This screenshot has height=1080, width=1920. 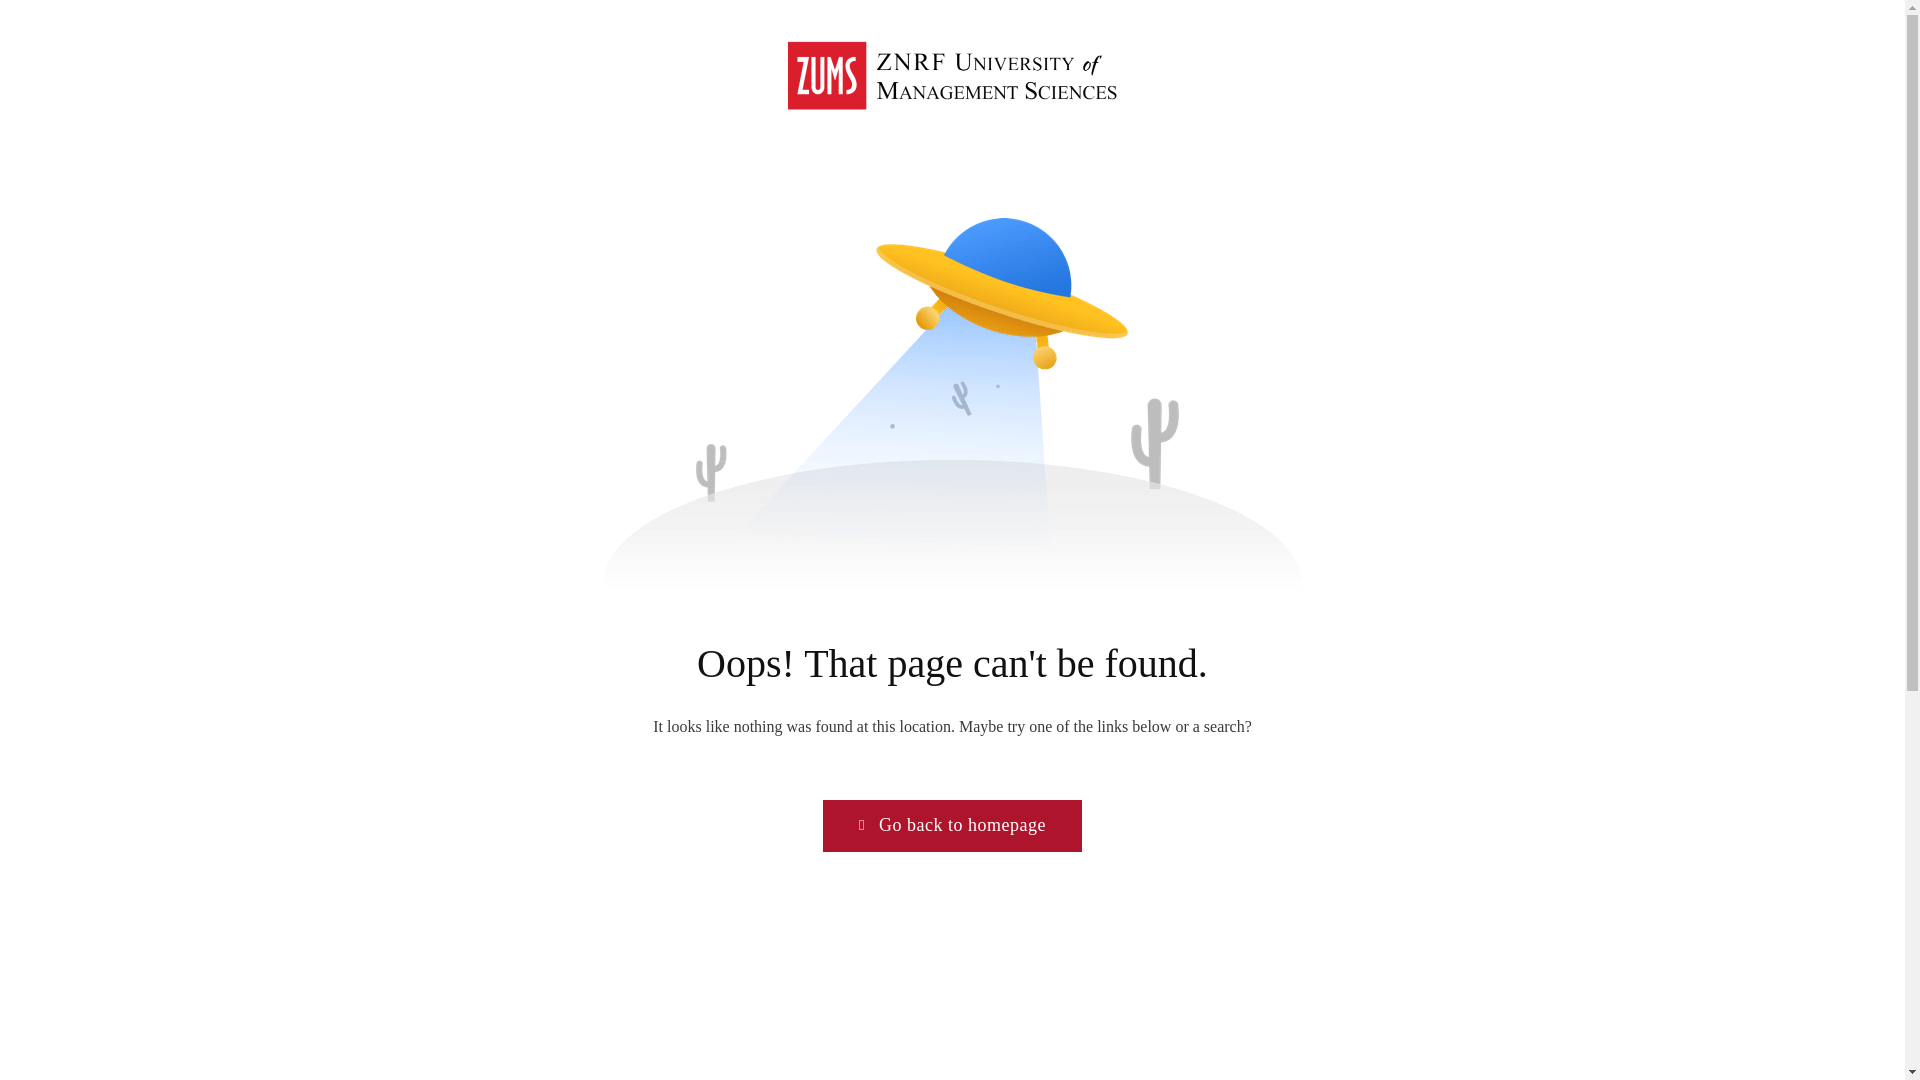 I want to click on 'Go back to homepage', so click(x=951, y=825).